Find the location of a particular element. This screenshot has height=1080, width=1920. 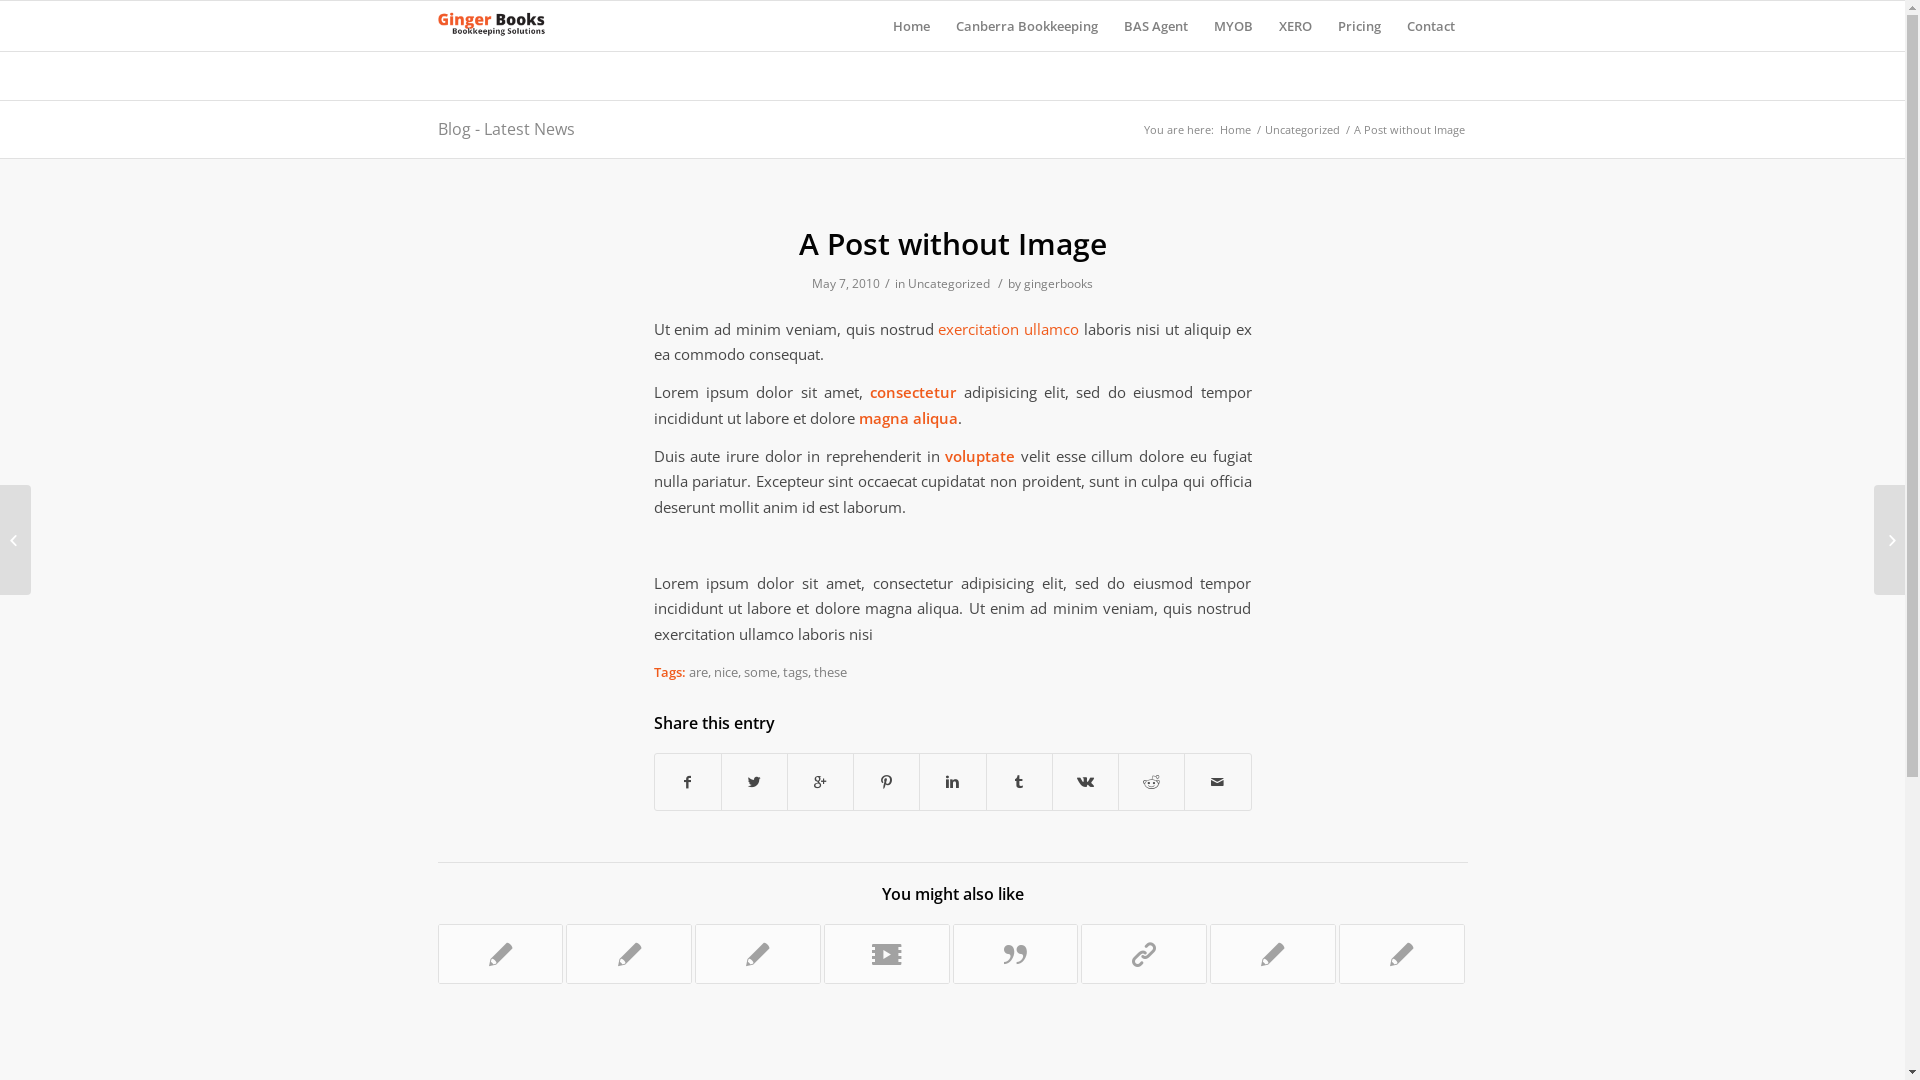

'these' is located at coordinates (830, 671).